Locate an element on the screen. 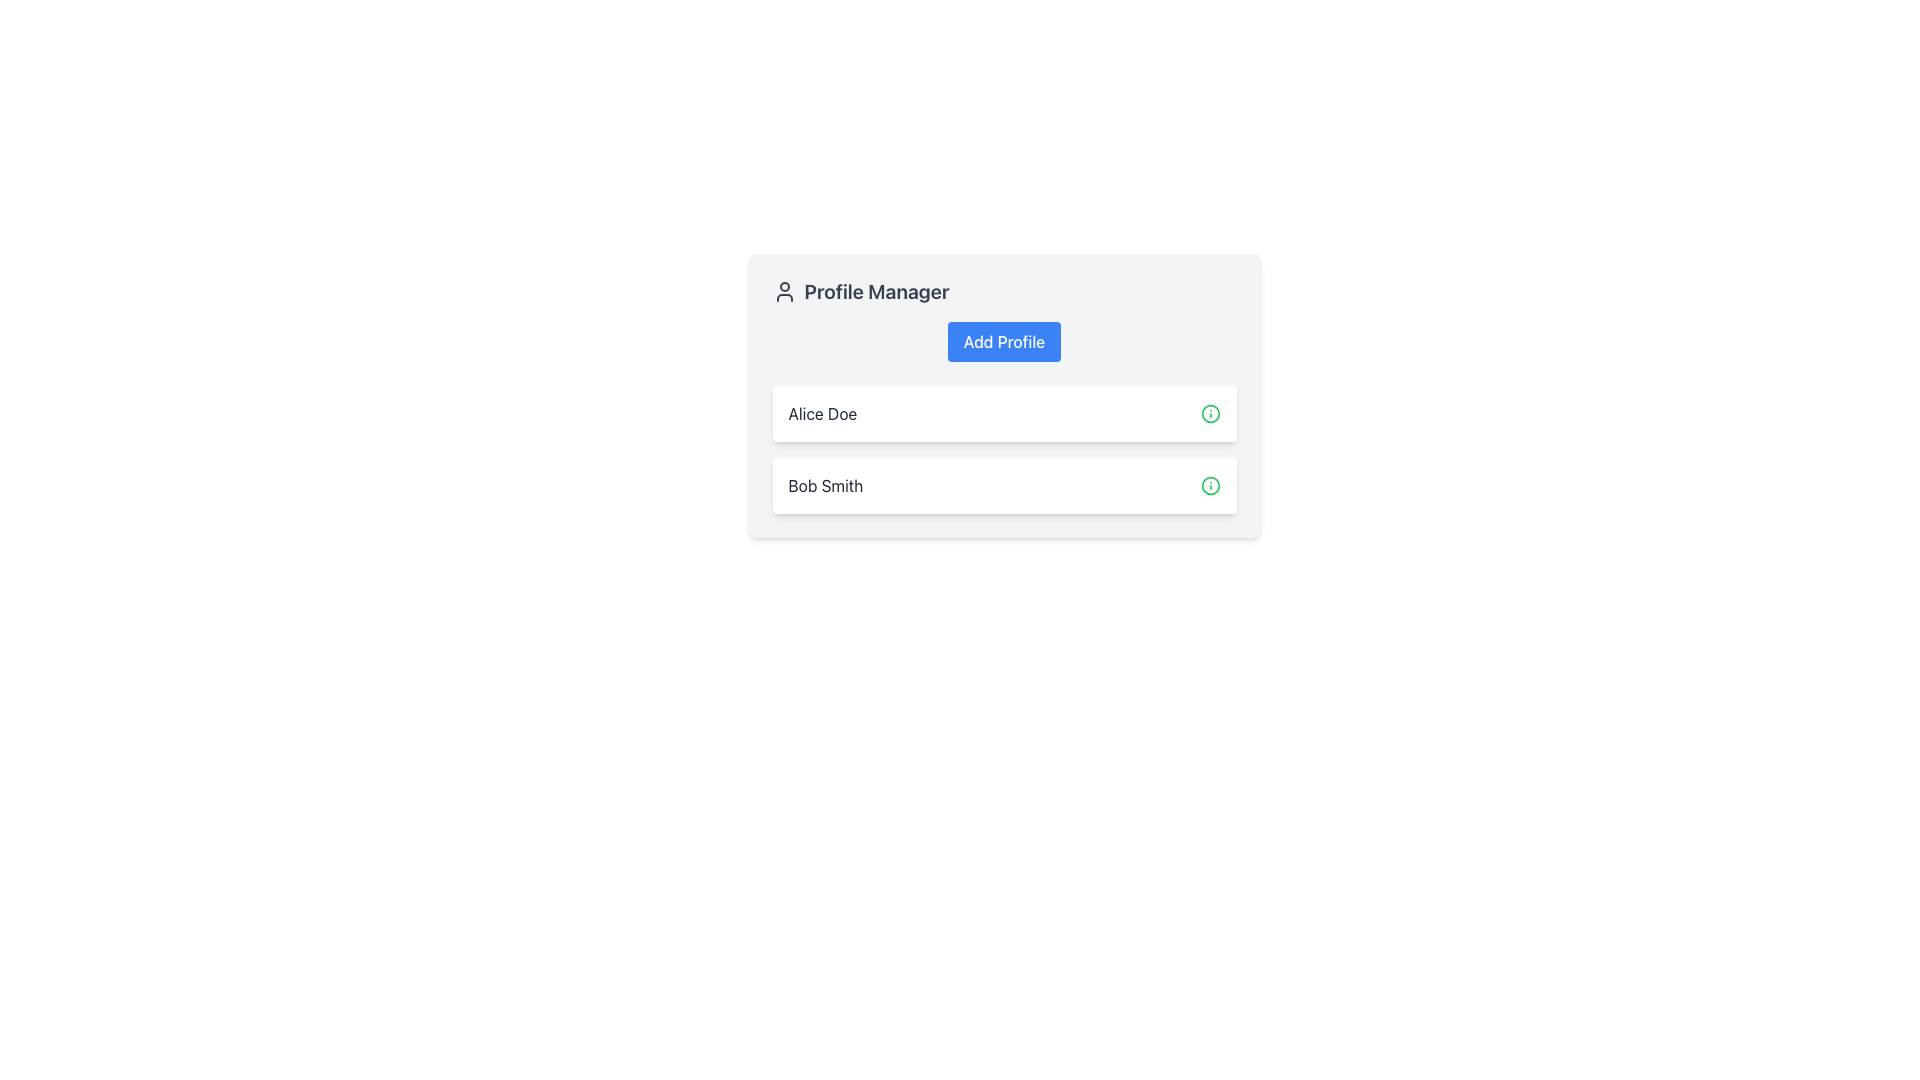  the profile management icon located at the top-left corner inside the 'Profile Manager' box, preceding the 'Profile Manager' text is located at coordinates (783, 292).